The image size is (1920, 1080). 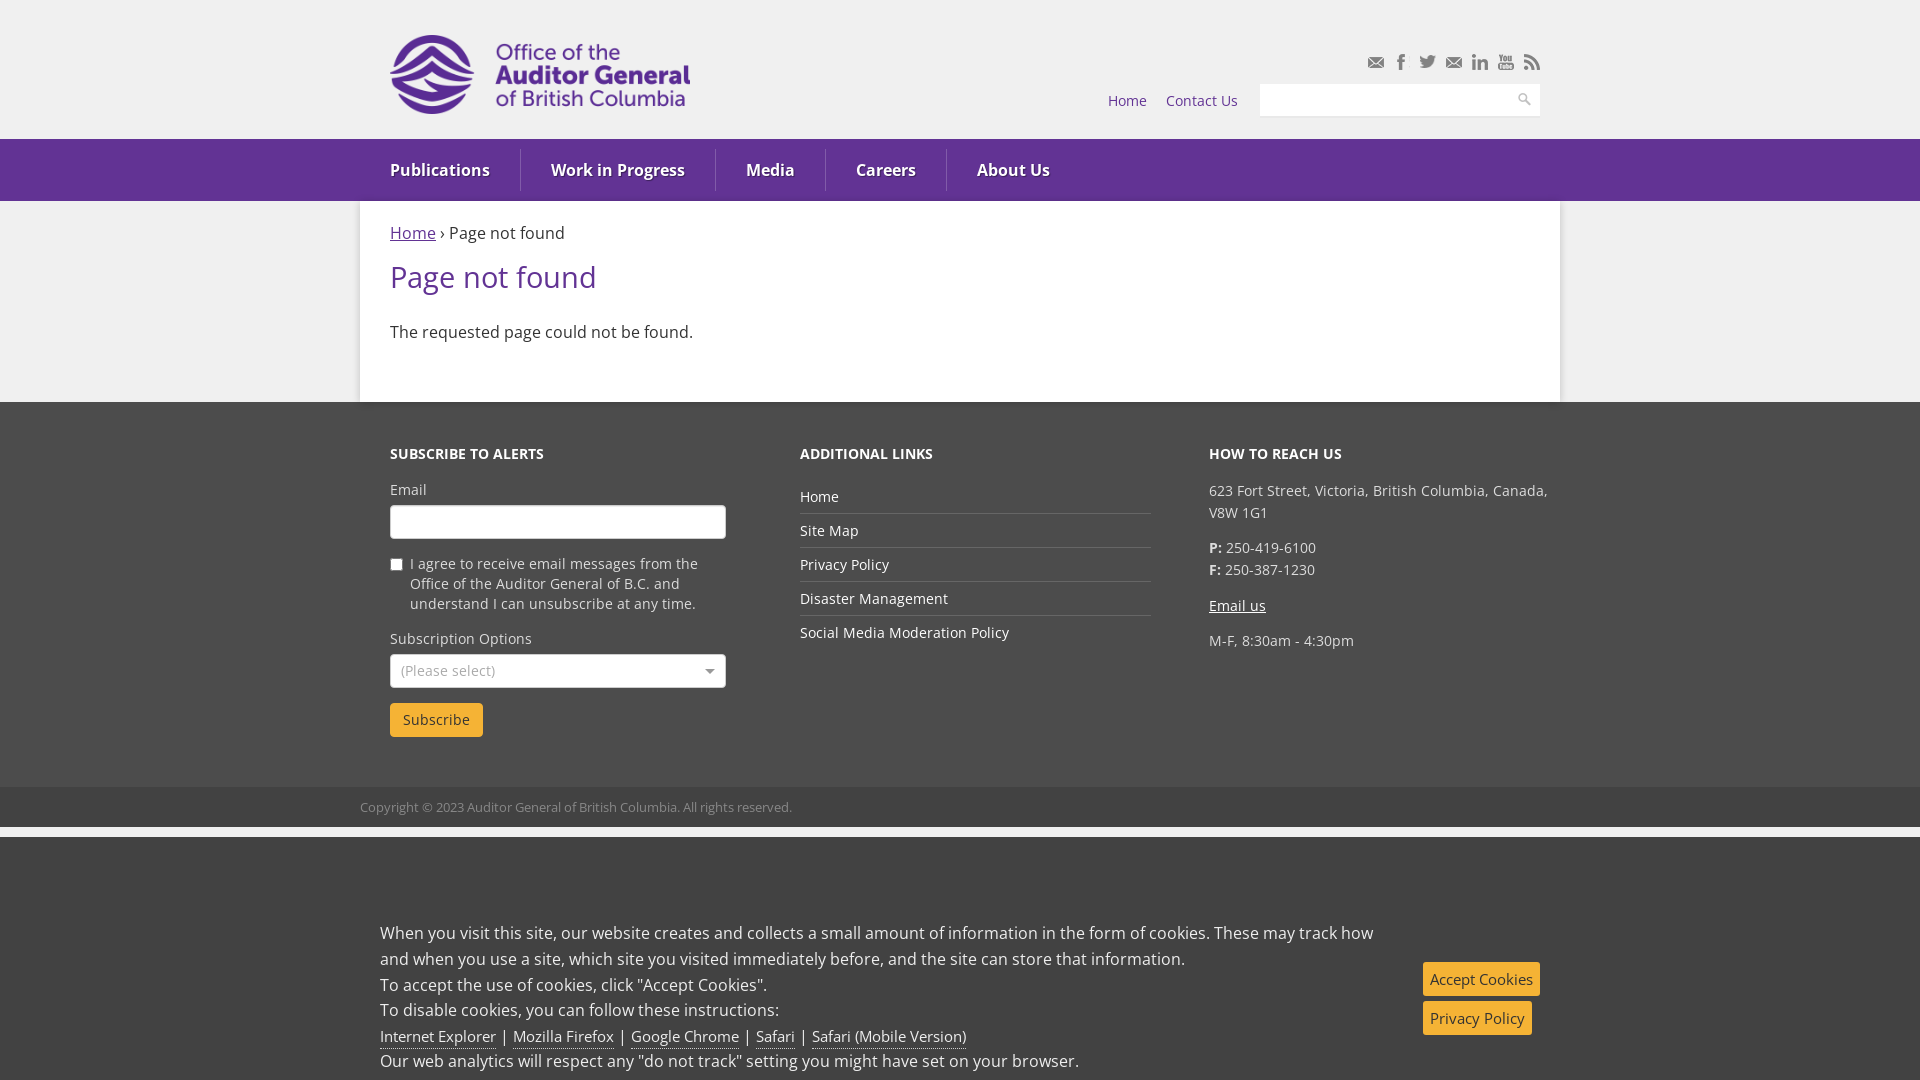 I want to click on 'Subscribe', so click(x=435, y=720).